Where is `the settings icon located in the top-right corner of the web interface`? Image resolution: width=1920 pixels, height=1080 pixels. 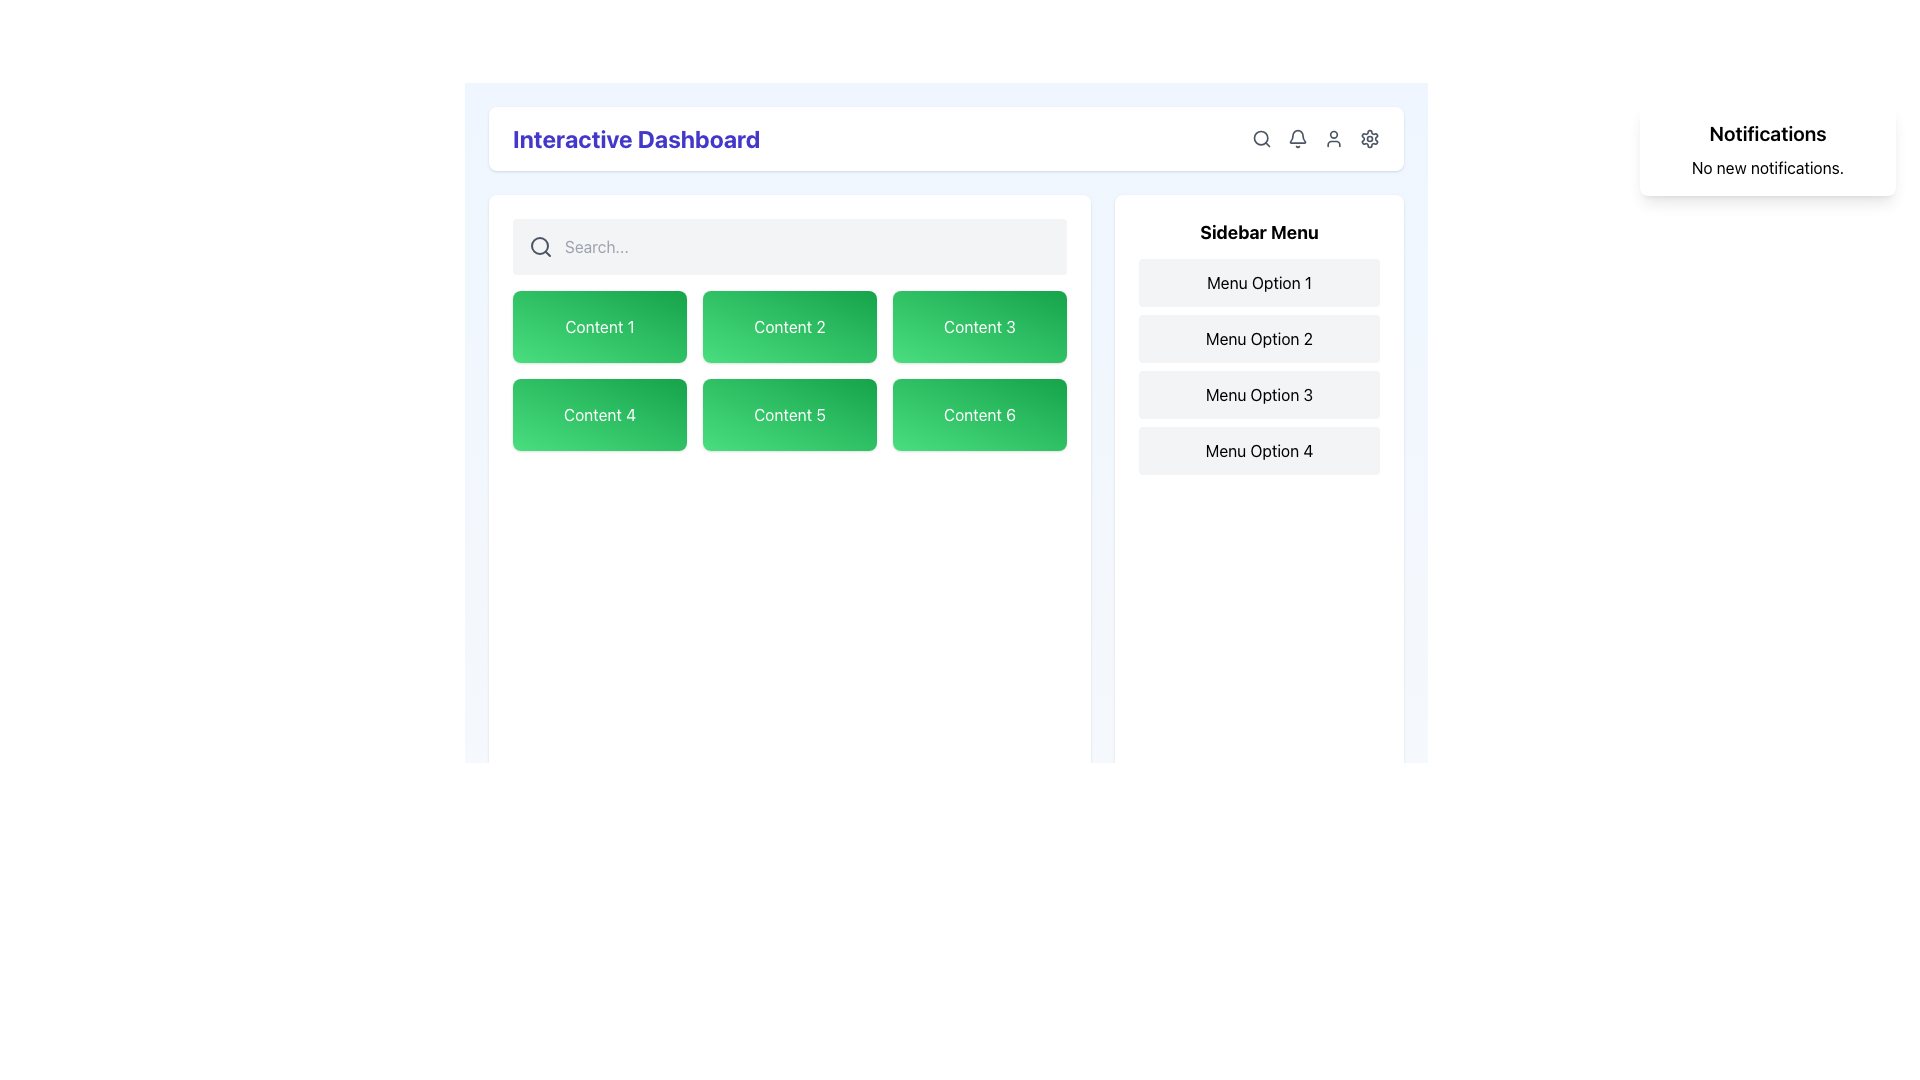 the settings icon located in the top-right corner of the web interface is located at coordinates (1368, 137).